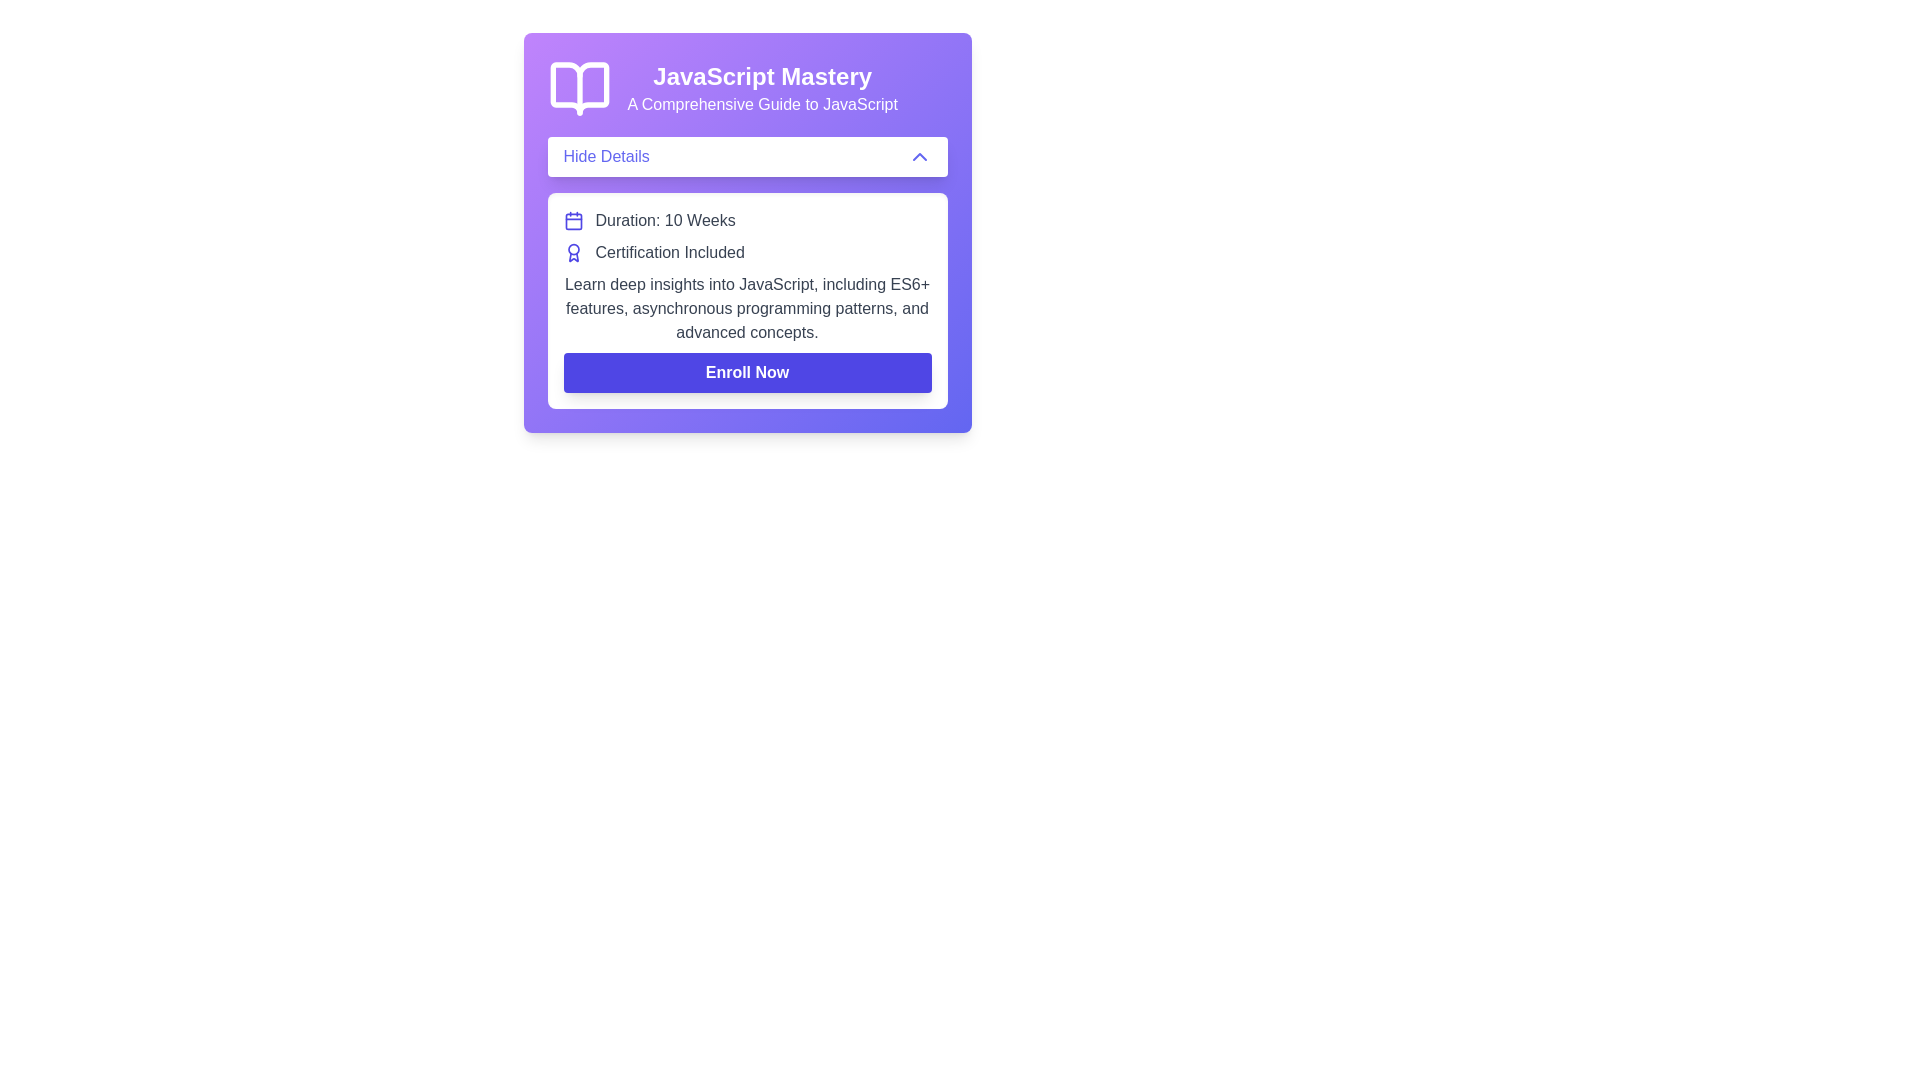 The image size is (1920, 1080). What do you see at coordinates (572, 252) in the screenshot?
I see `the certification icon located to the left of the 'Certification Included' text, which indicates that a certification is part of the course offering` at bounding box center [572, 252].